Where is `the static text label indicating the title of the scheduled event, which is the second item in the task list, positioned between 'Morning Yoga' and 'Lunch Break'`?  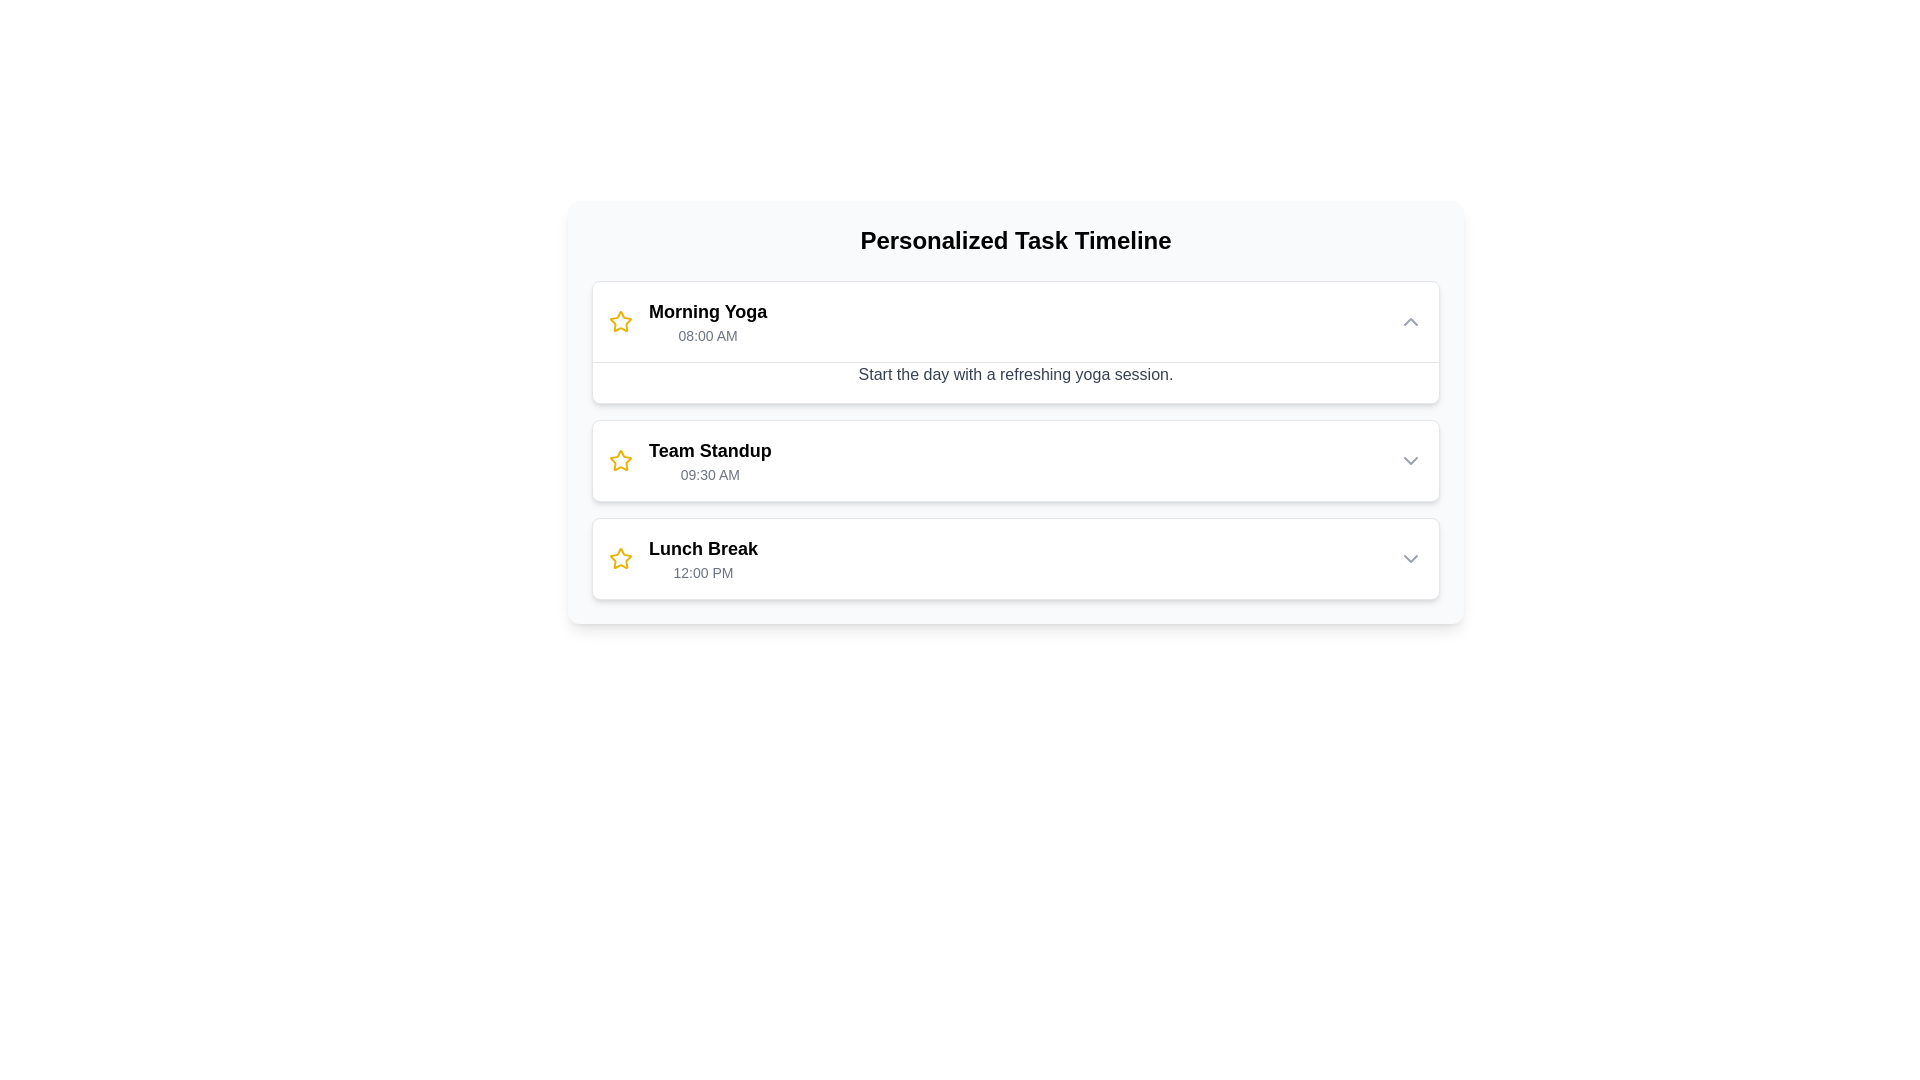 the static text label indicating the title of the scheduled event, which is the second item in the task list, positioned between 'Morning Yoga' and 'Lunch Break' is located at coordinates (710, 451).